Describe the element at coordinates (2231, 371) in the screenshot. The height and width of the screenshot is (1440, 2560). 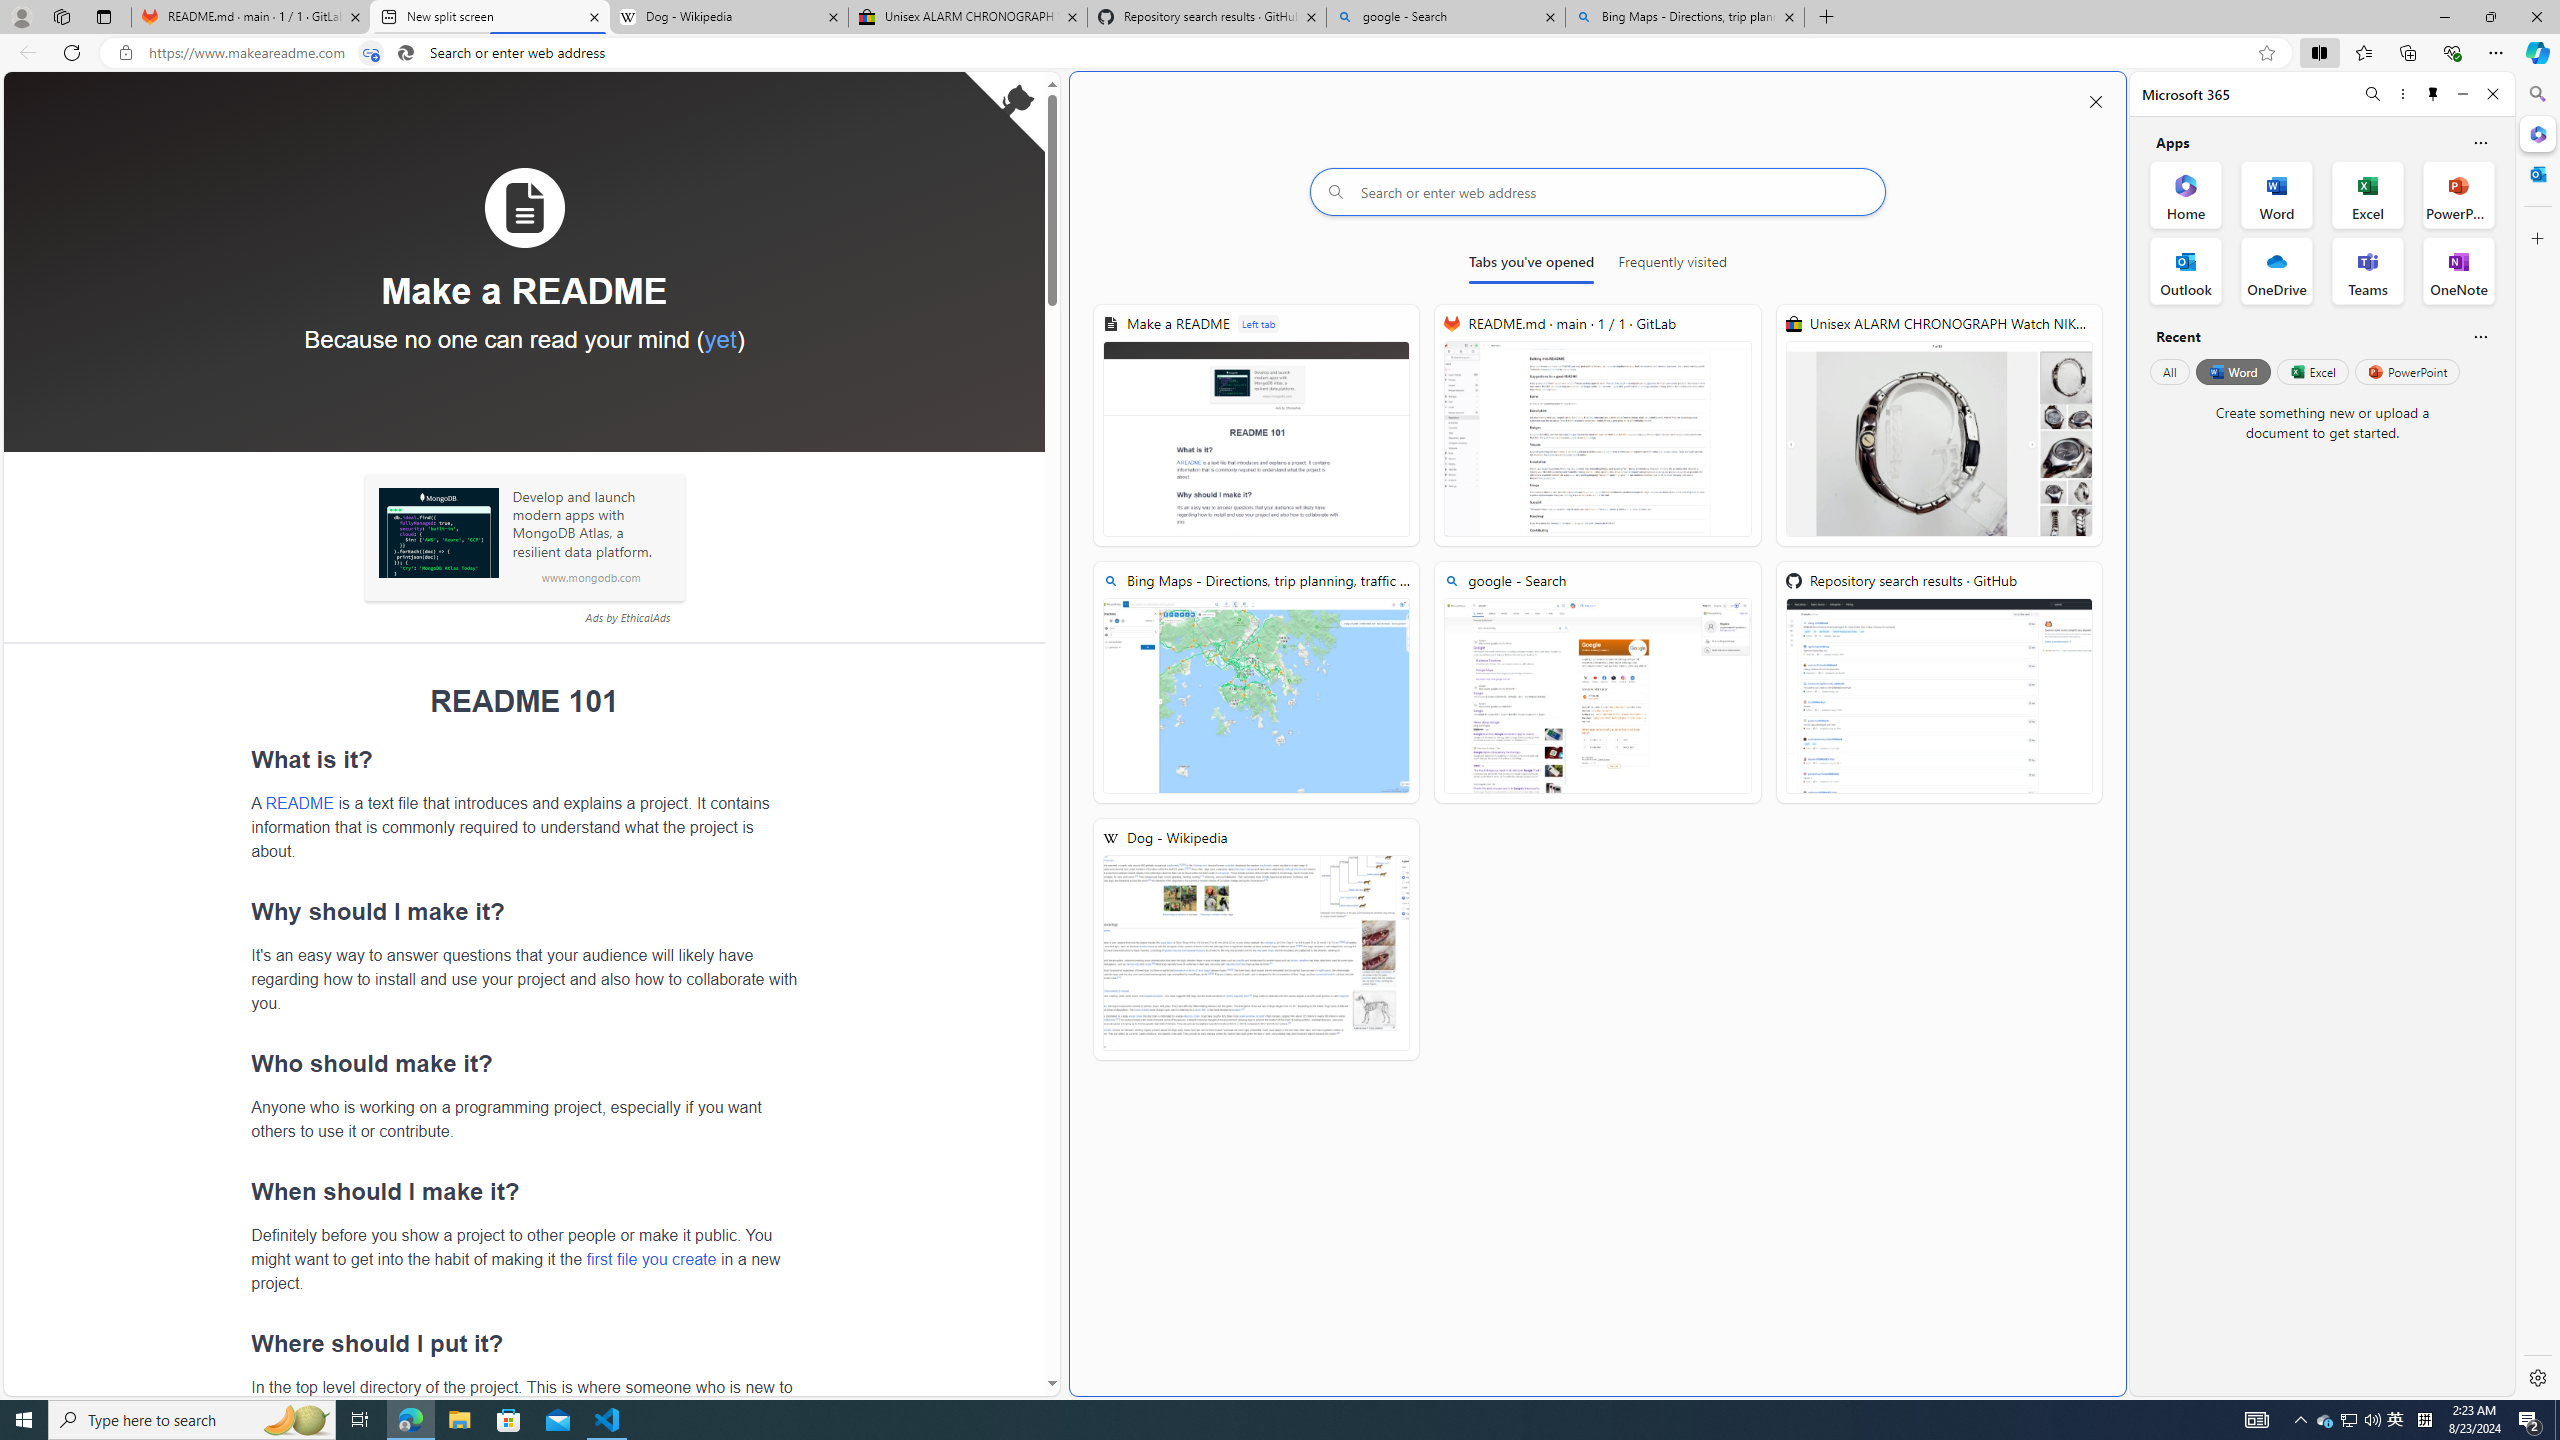
I see `'Word'` at that location.